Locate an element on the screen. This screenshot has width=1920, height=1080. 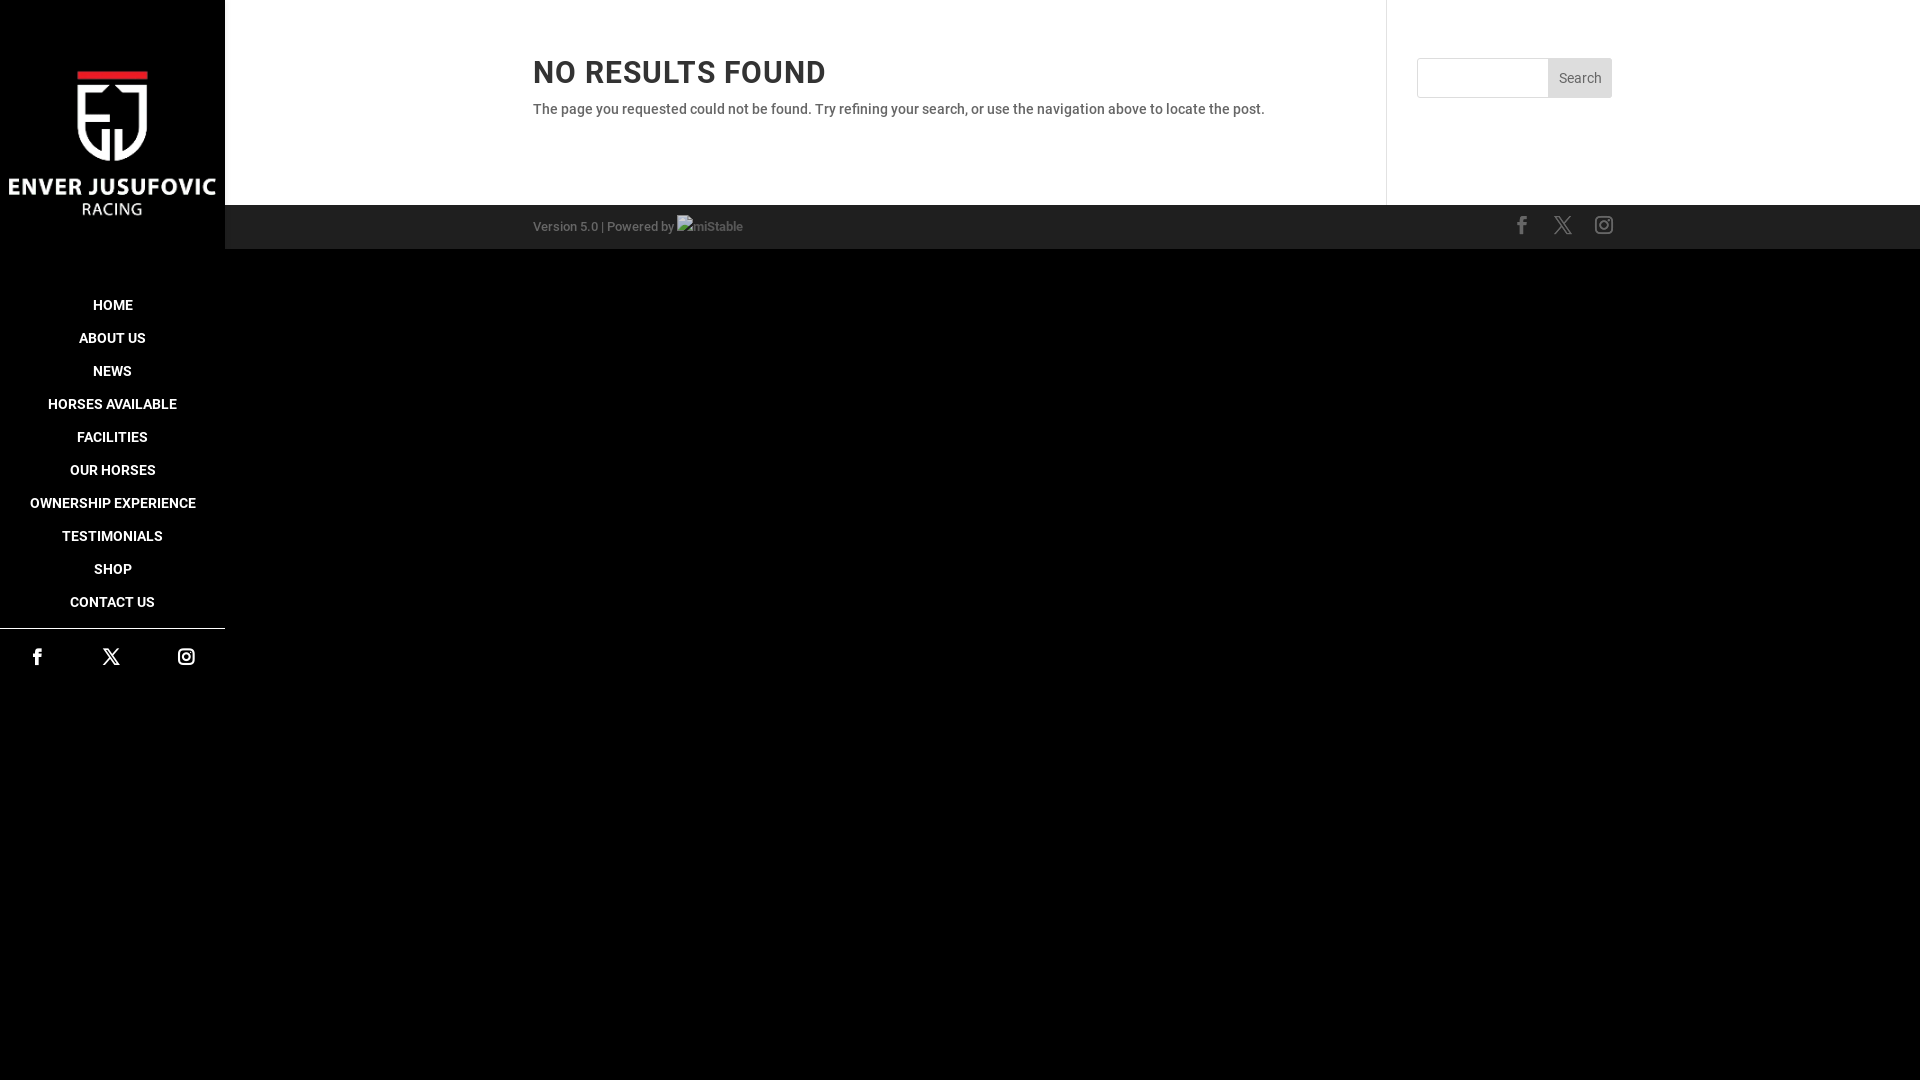
'Search' is located at coordinates (1579, 76).